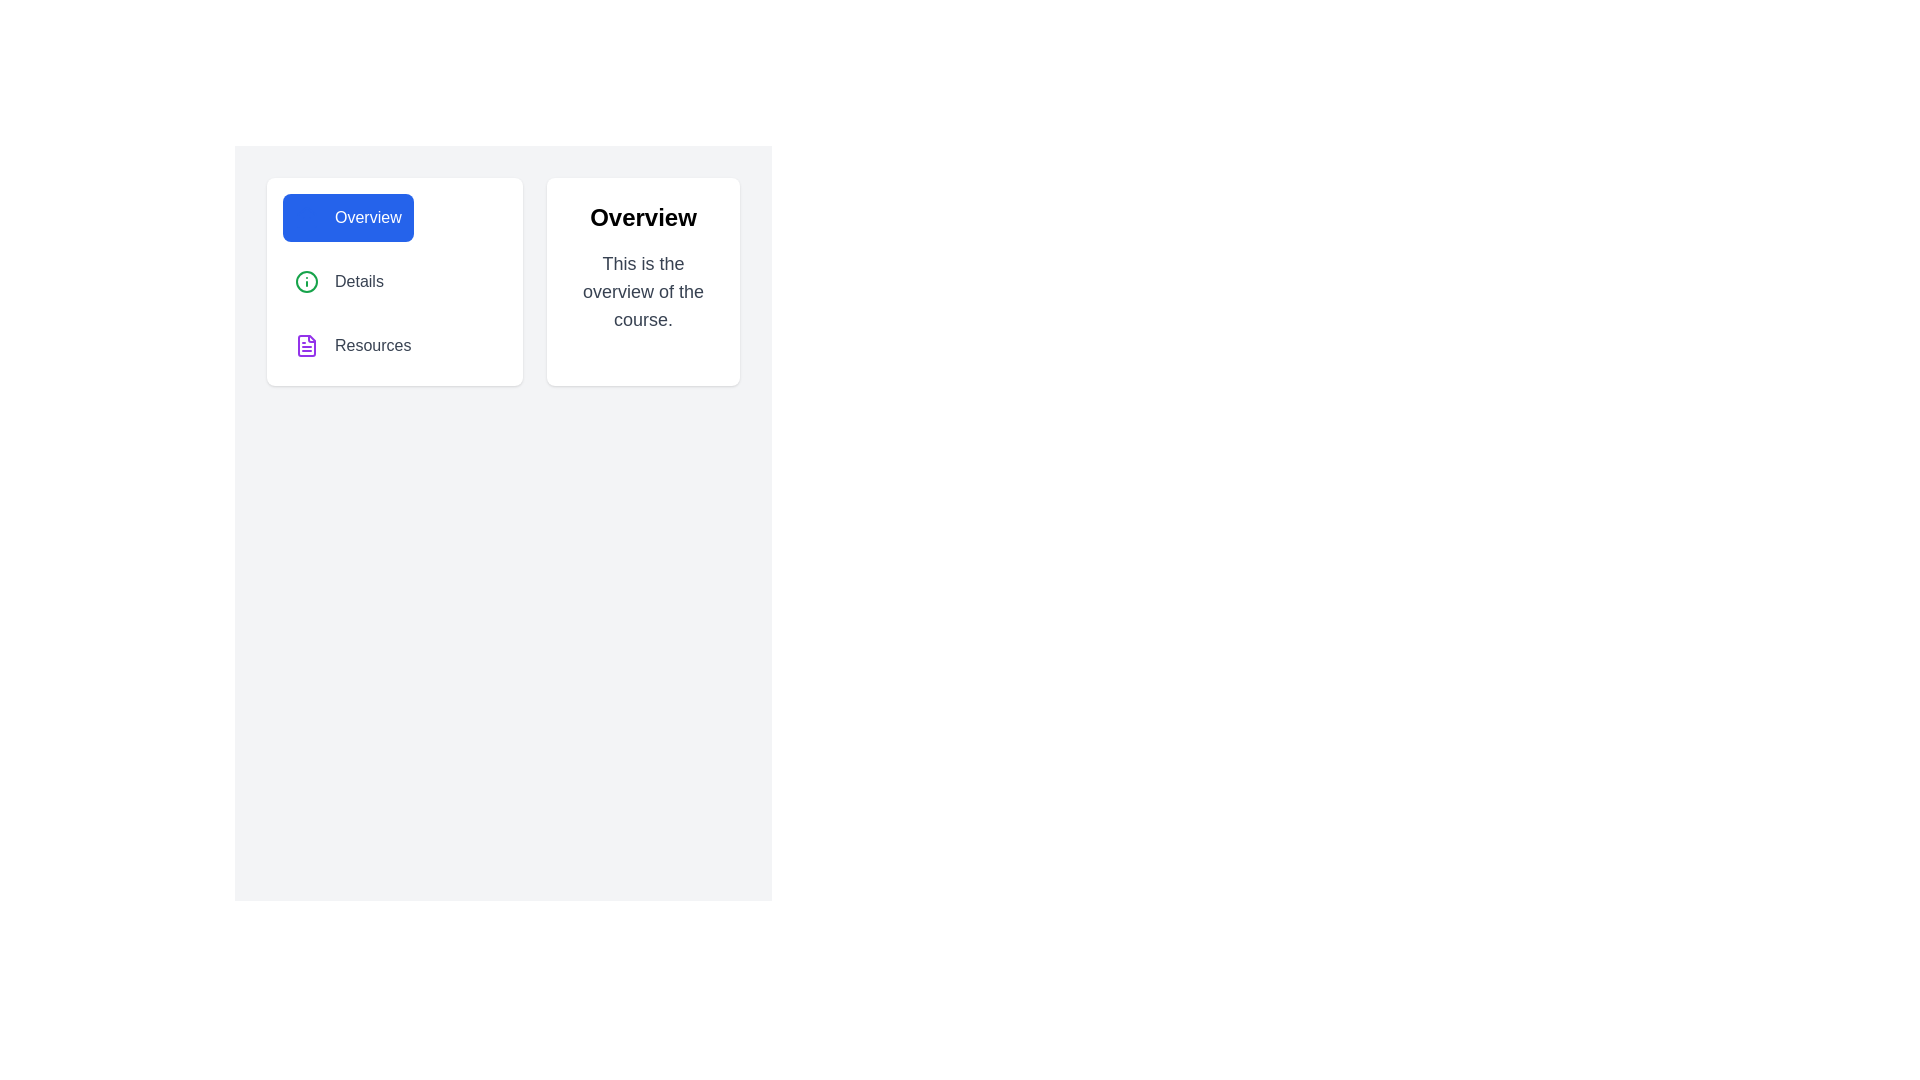  I want to click on the button that navigates to the resources section, located as the third option in the vertical list on the left pane of the white card, beneath 'Details', so click(353, 345).